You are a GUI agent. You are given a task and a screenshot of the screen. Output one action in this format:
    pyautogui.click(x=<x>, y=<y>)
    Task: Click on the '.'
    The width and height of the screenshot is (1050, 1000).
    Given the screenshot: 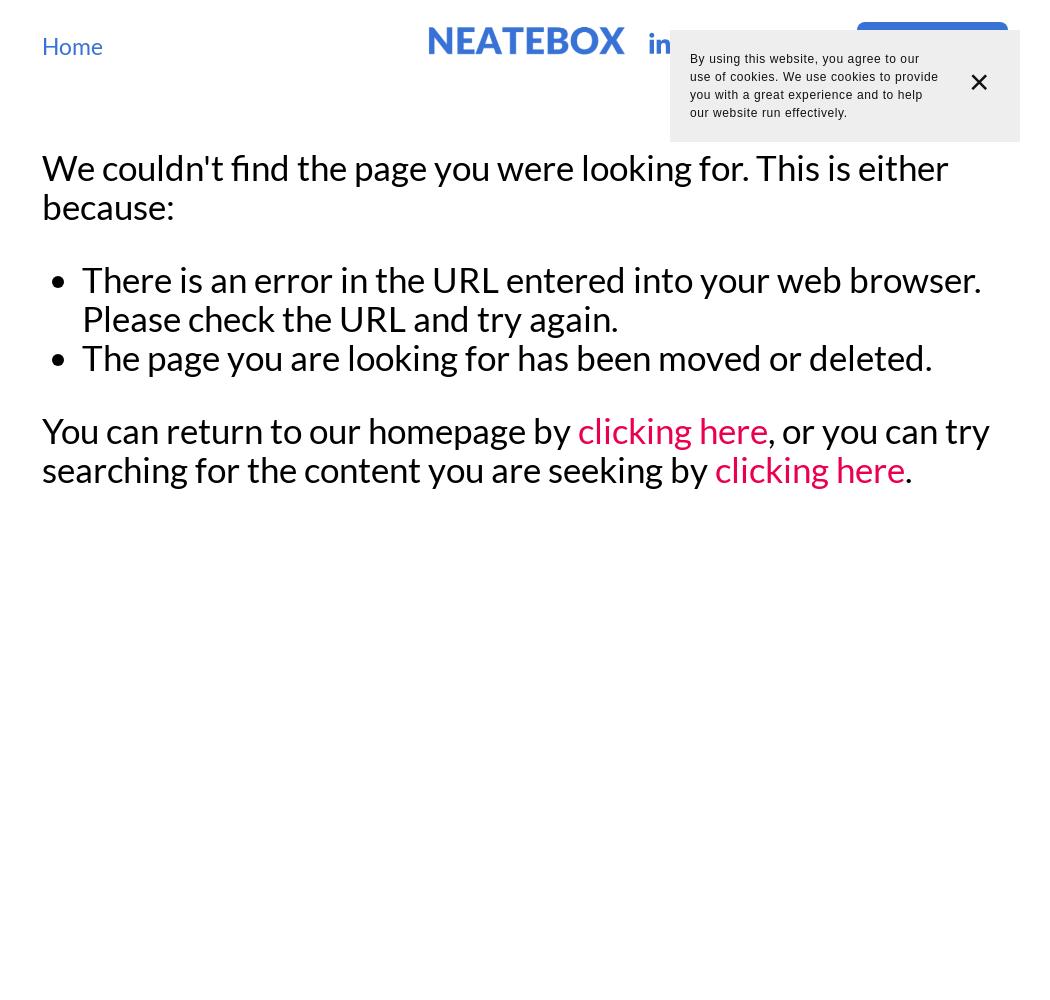 What is the action you would take?
    pyautogui.click(x=908, y=467)
    